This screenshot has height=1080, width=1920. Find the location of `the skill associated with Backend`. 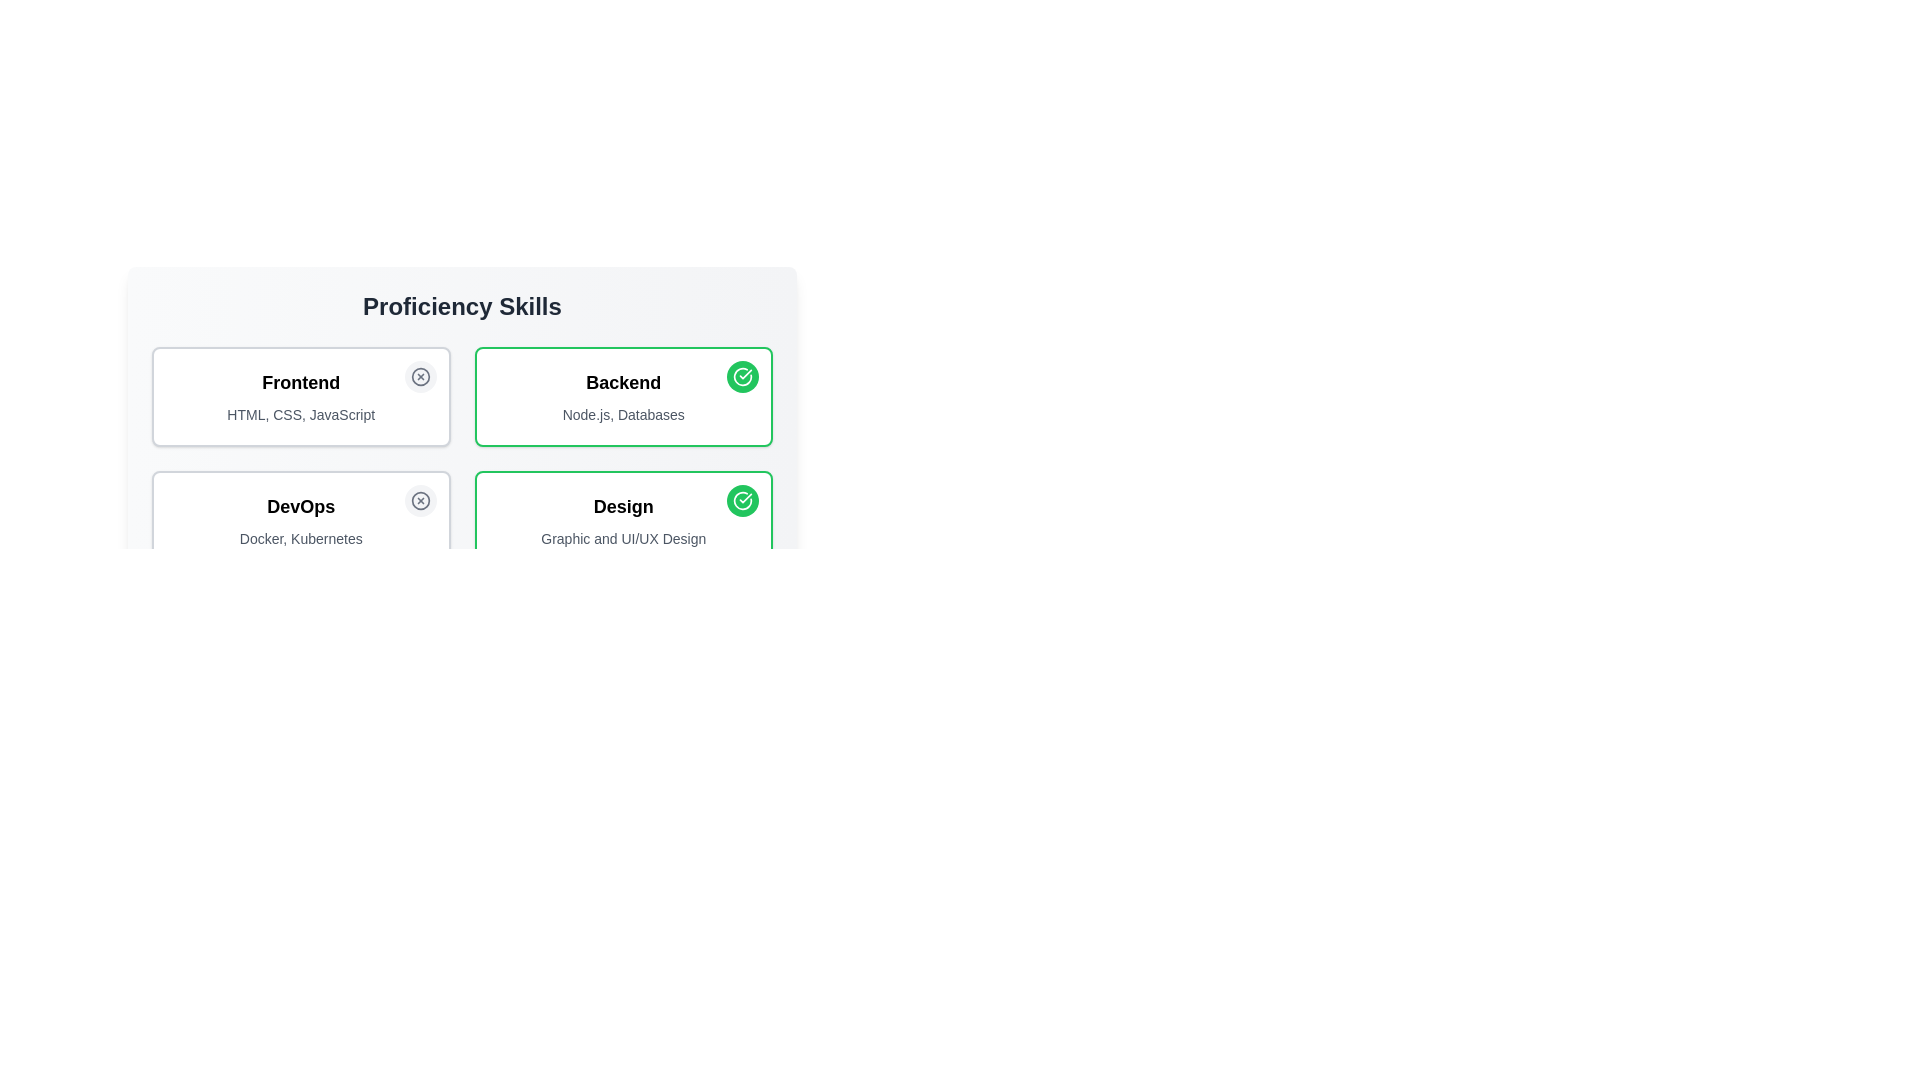

the skill associated with Backend is located at coordinates (742, 377).